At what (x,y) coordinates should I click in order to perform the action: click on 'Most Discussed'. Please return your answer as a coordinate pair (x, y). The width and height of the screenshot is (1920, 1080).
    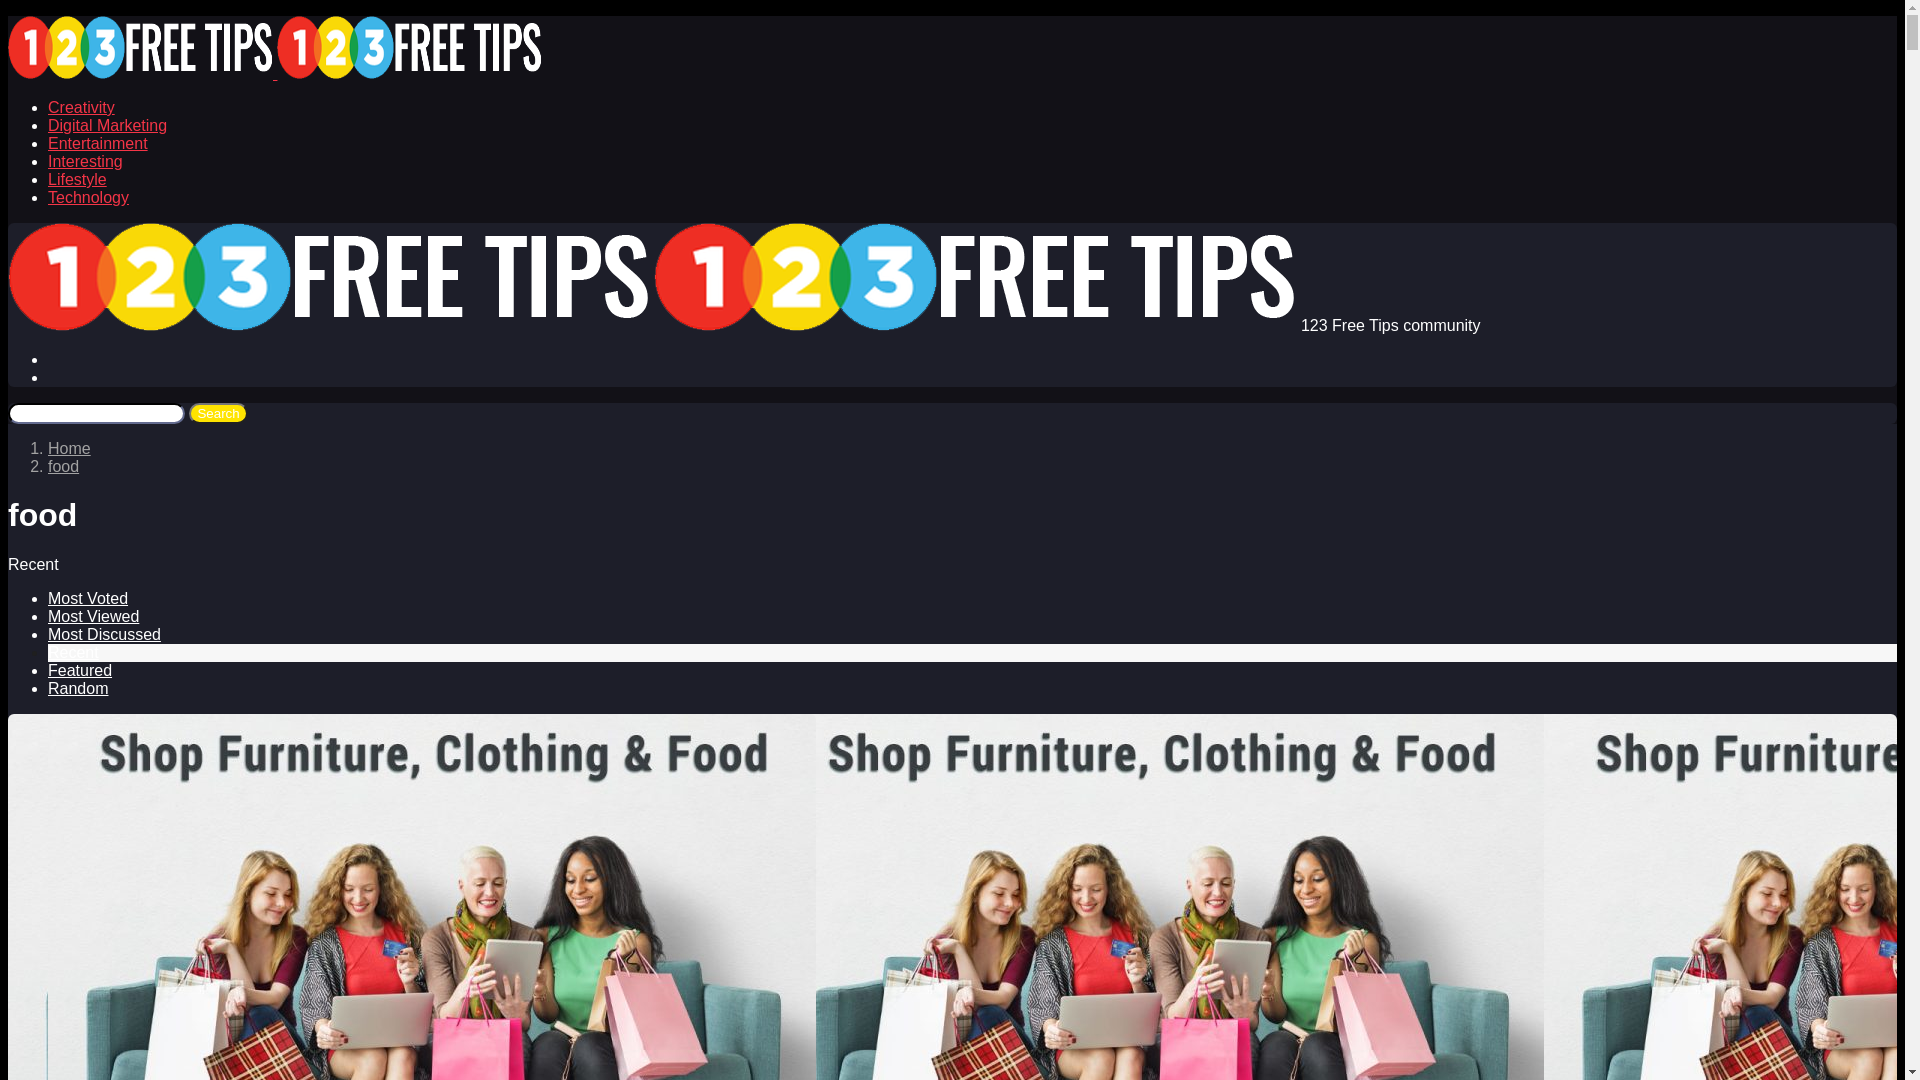
    Looking at the image, I should click on (103, 634).